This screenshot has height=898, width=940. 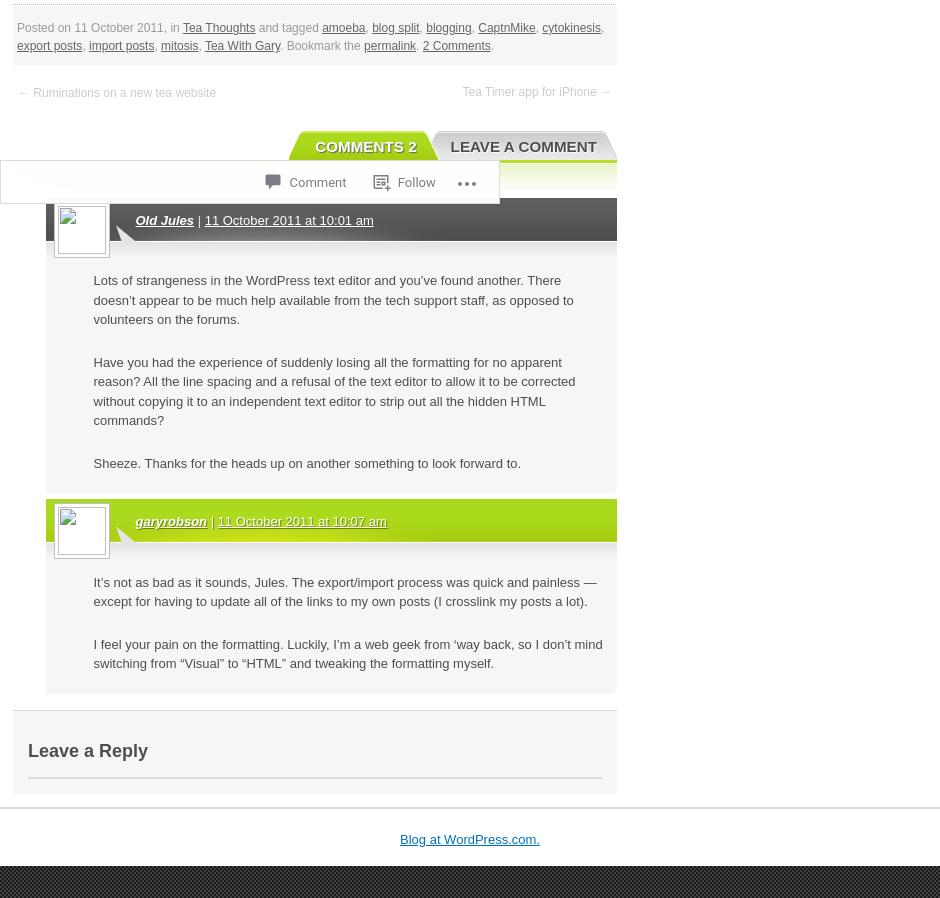 I want to click on 'garyrobson', so click(x=170, y=520).